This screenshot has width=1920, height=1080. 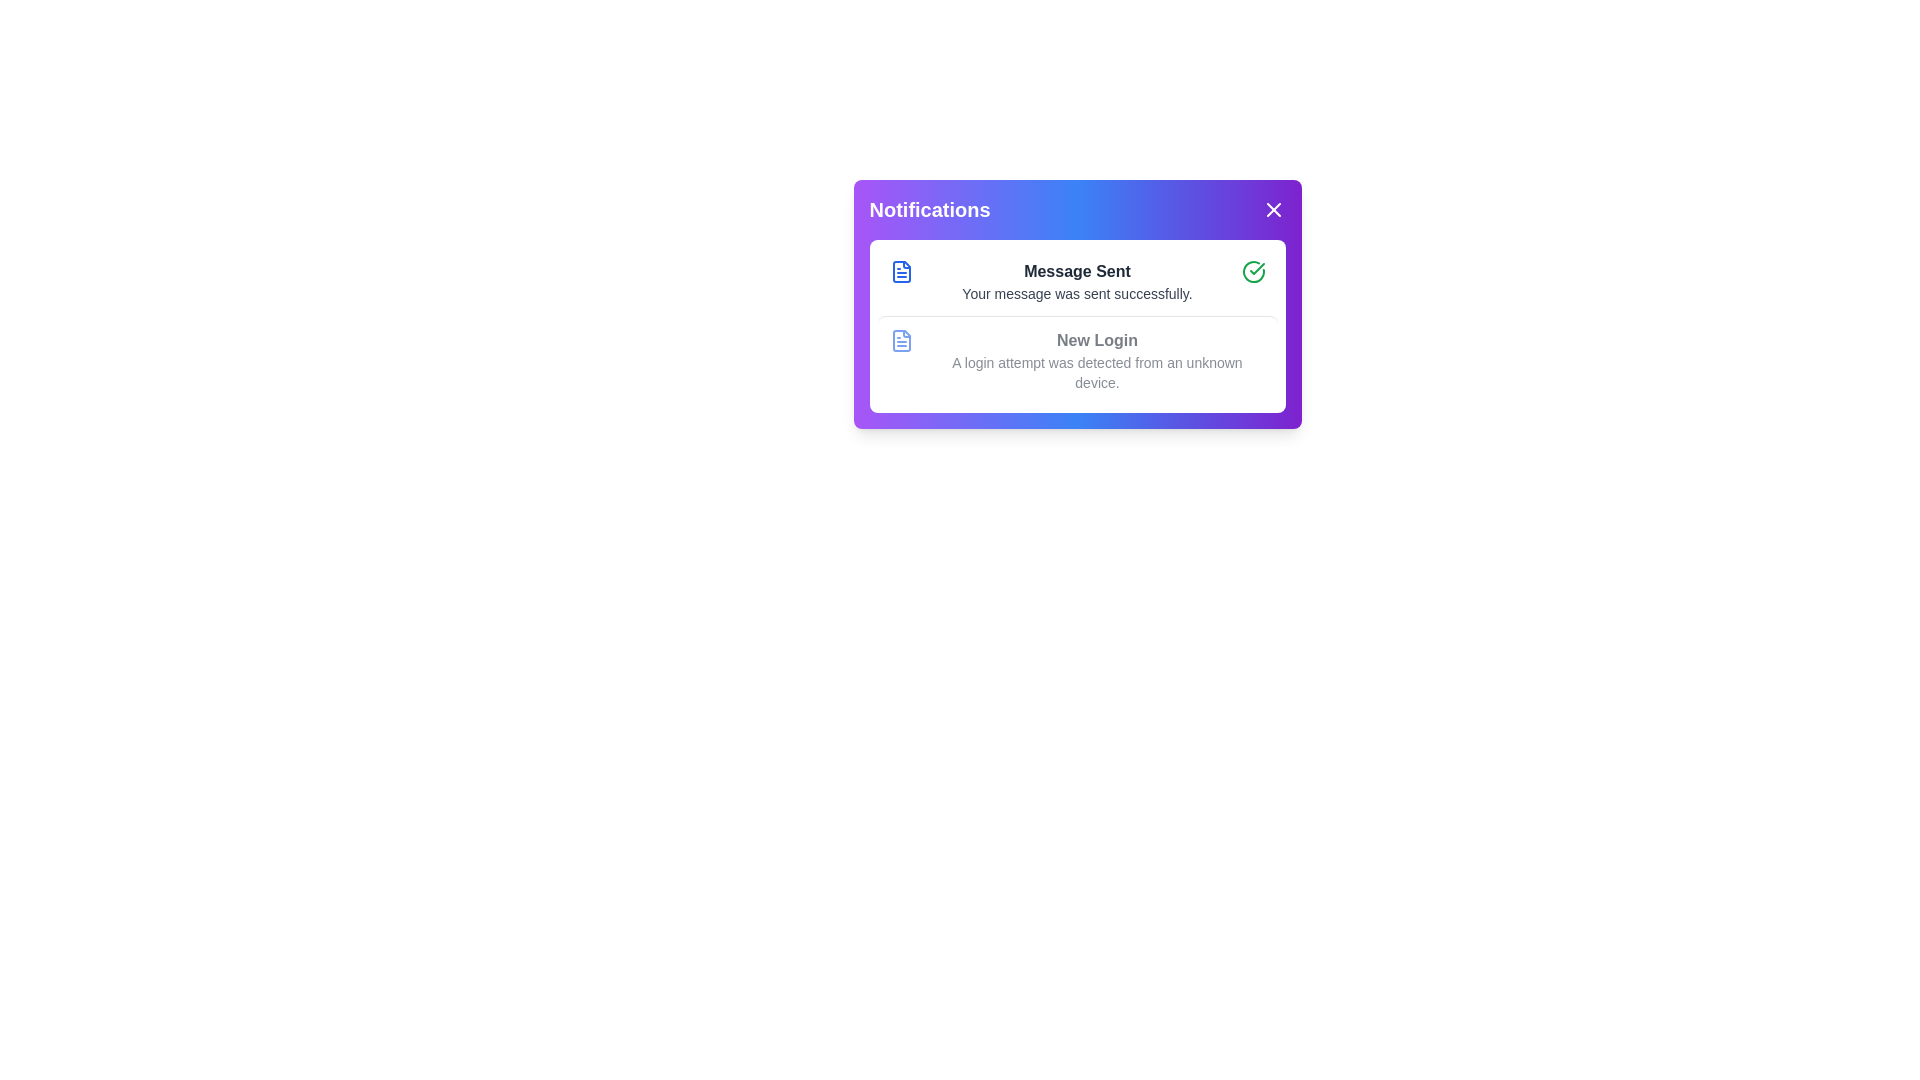 What do you see at coordinates (1076, 281) in the screenshot?
I see `the notification message titled 'Message Sent' to focus on it` at bounding box center [1076, 281].